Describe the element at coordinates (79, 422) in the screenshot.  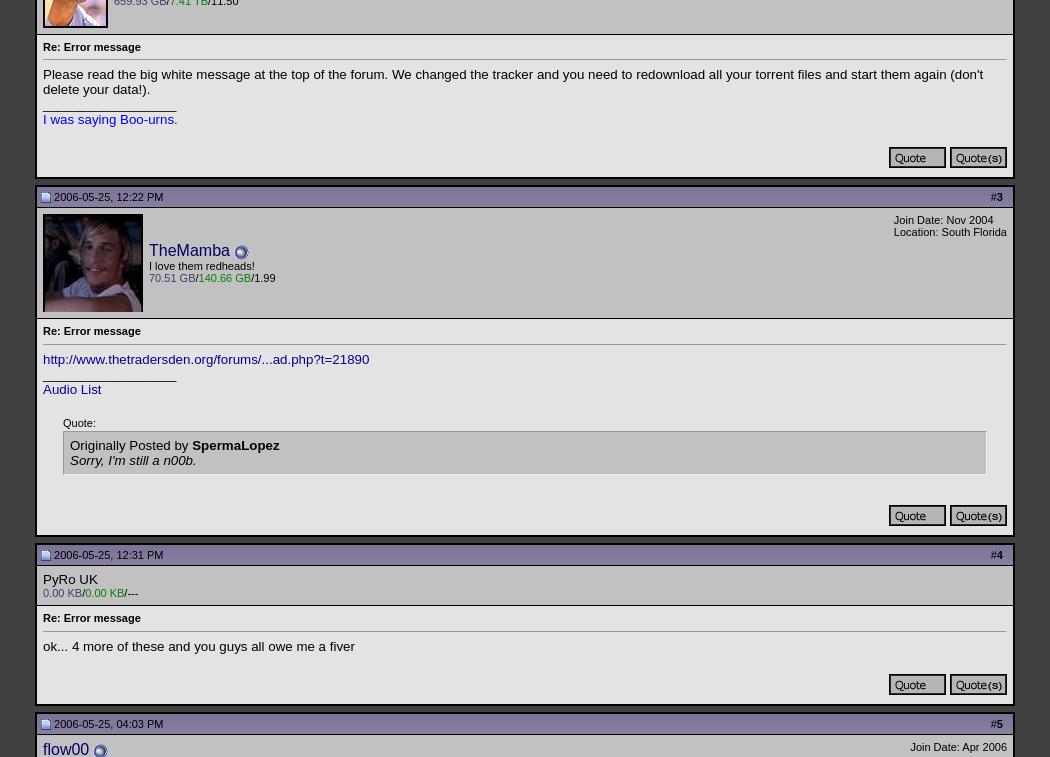
I see `'Quote:'` at that location.